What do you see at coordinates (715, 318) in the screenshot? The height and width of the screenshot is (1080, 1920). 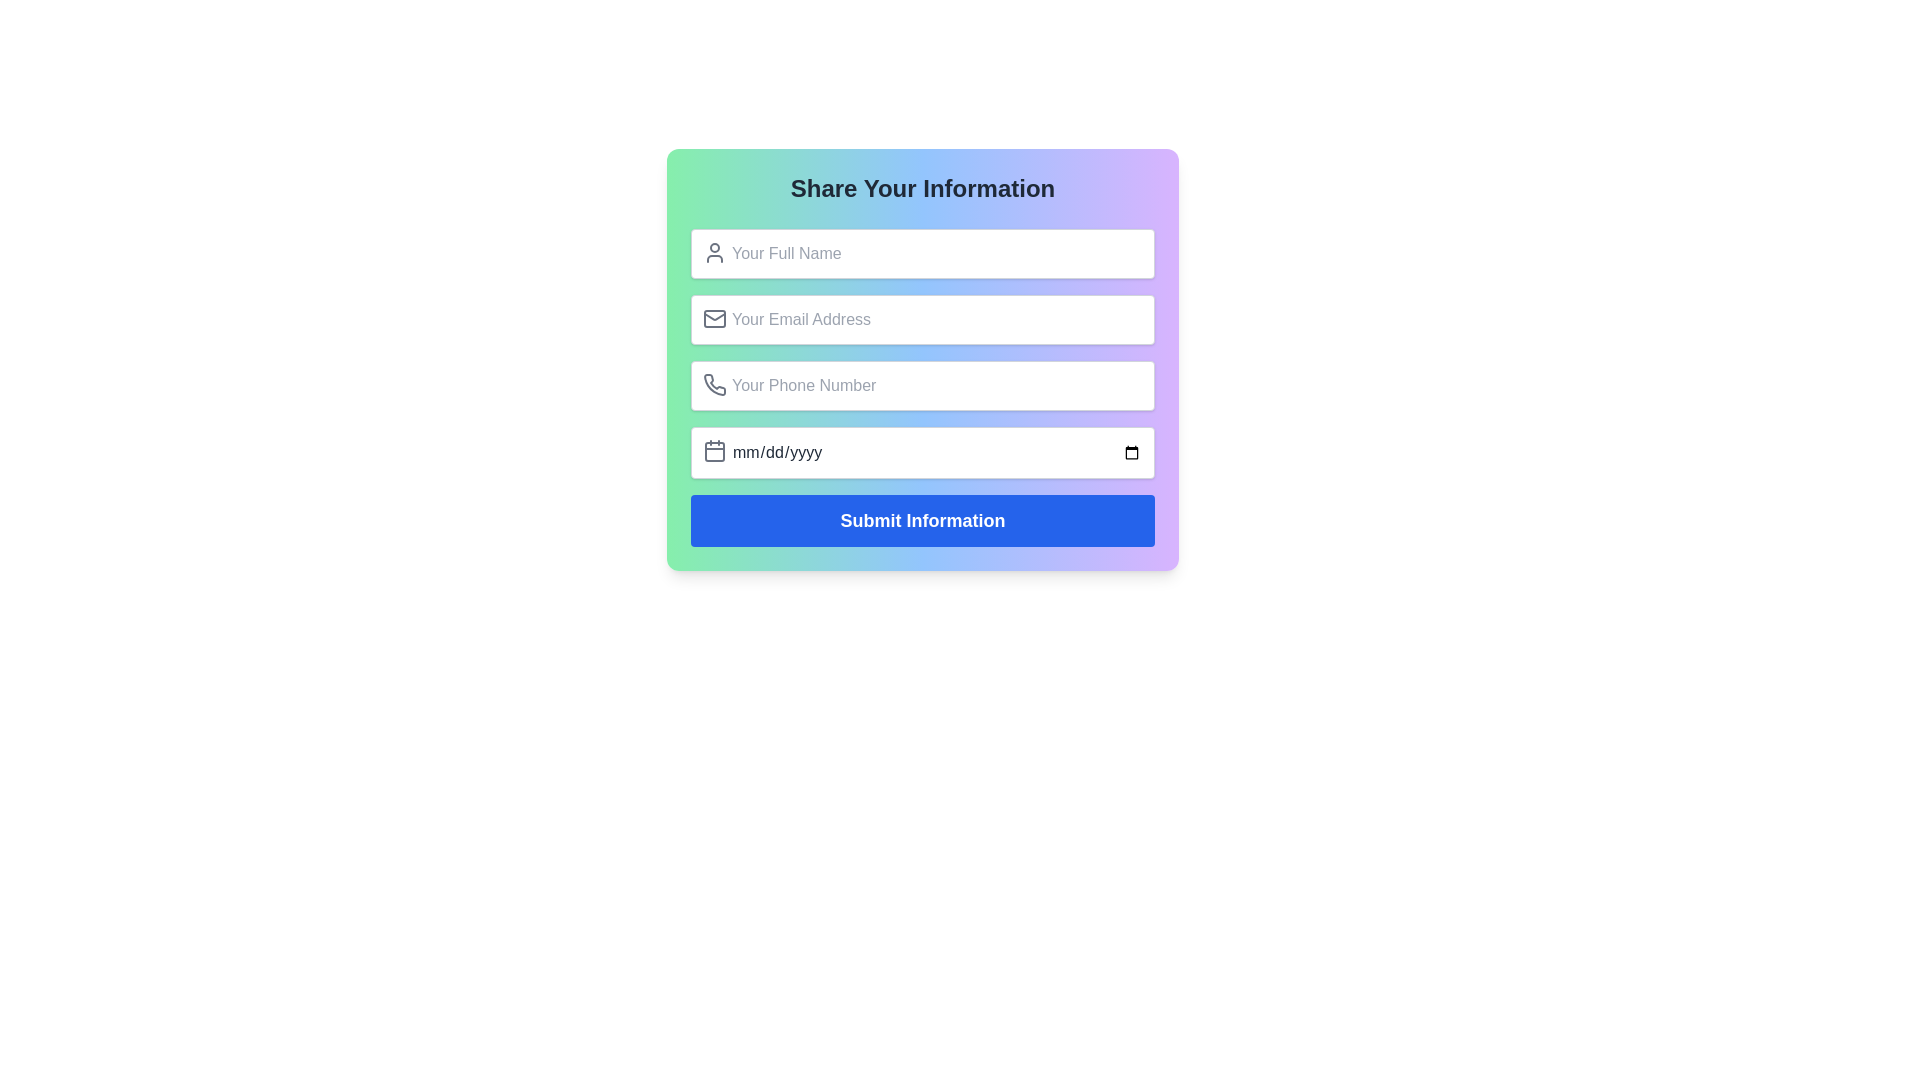 I see `the mail icon resembling an envelope, which is styled in gray and located on the left side of the input field labeled 'Your Email Address' in the 'Share Your Information' form` at bounding box center [715, 318].